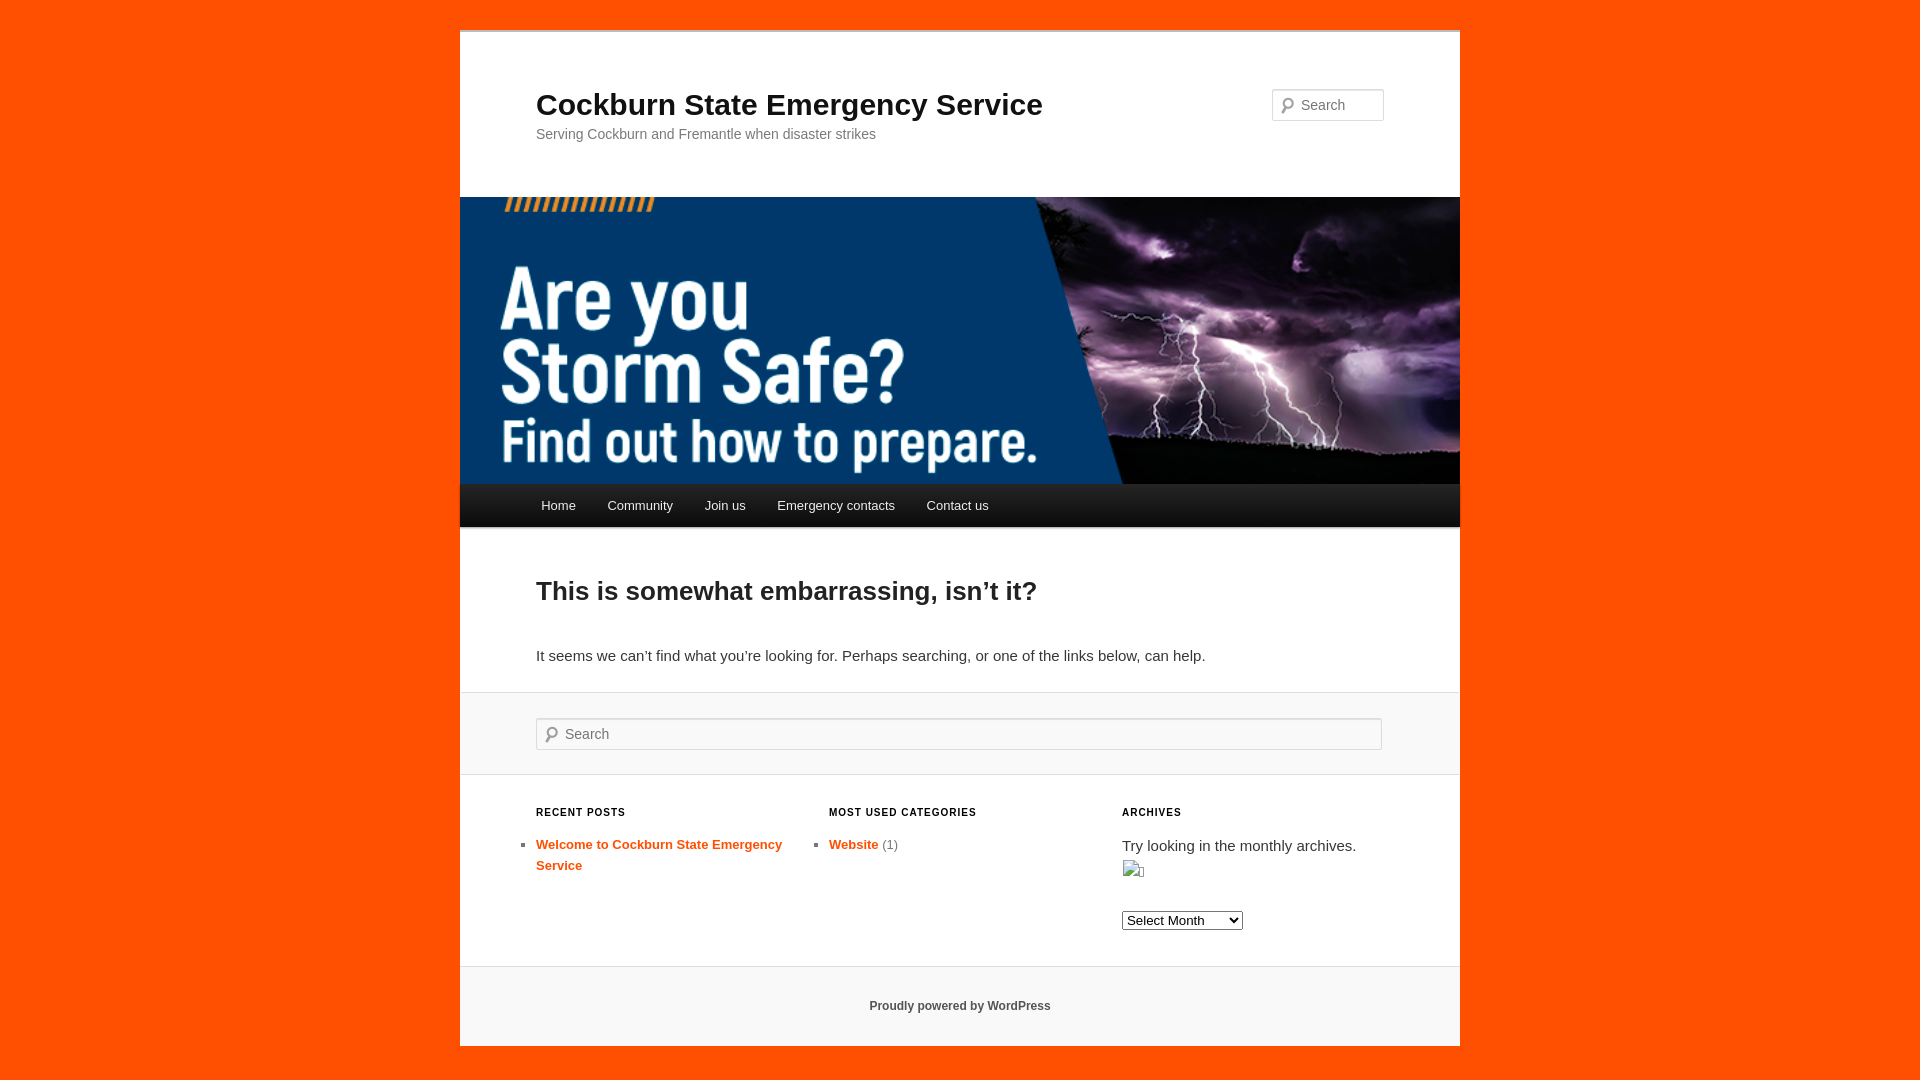 This screenshot has height=1080, width=1920. I want to click on 'Welcome to Cockburn State Emergency Service', so click(658, 855).